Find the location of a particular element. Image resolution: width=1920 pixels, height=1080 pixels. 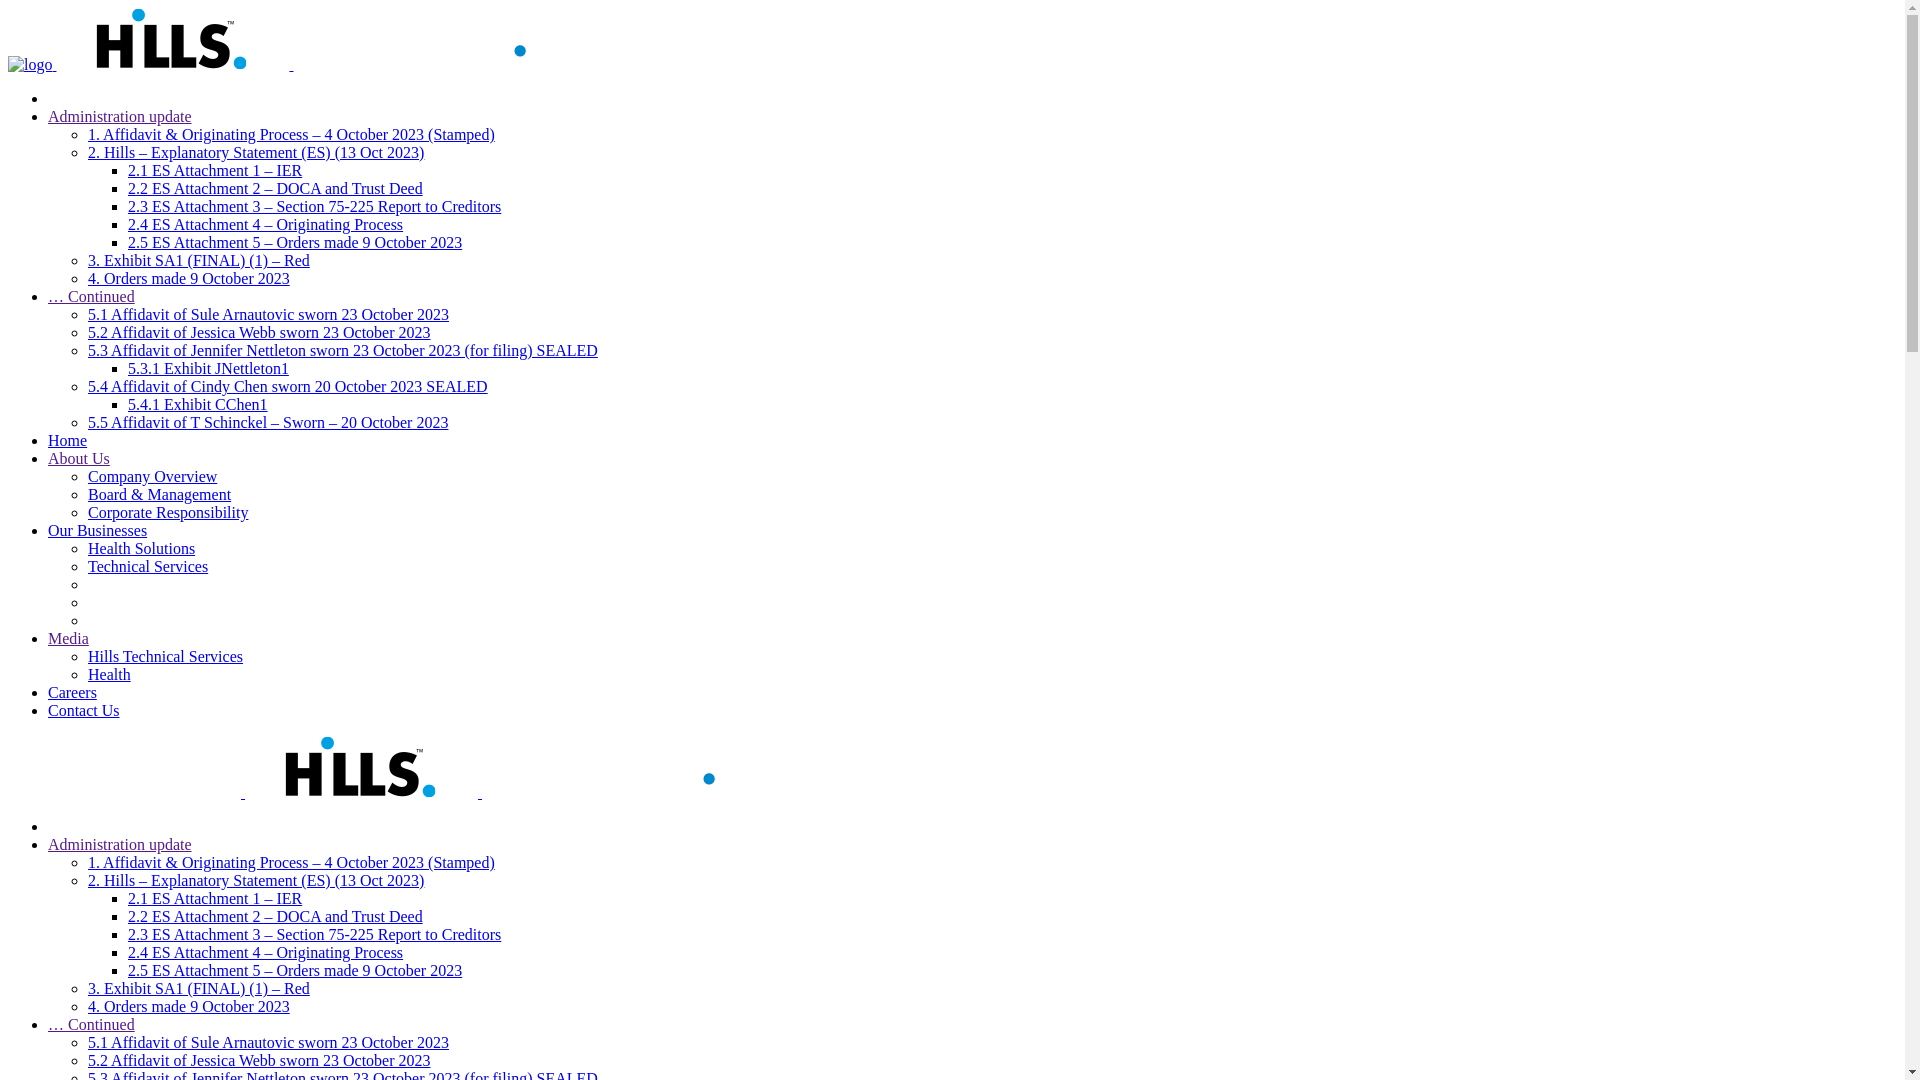

'5.1 Affidavit of Sule Arnautovic sworn 23 October 2023' is located at coordinates (267, 314).